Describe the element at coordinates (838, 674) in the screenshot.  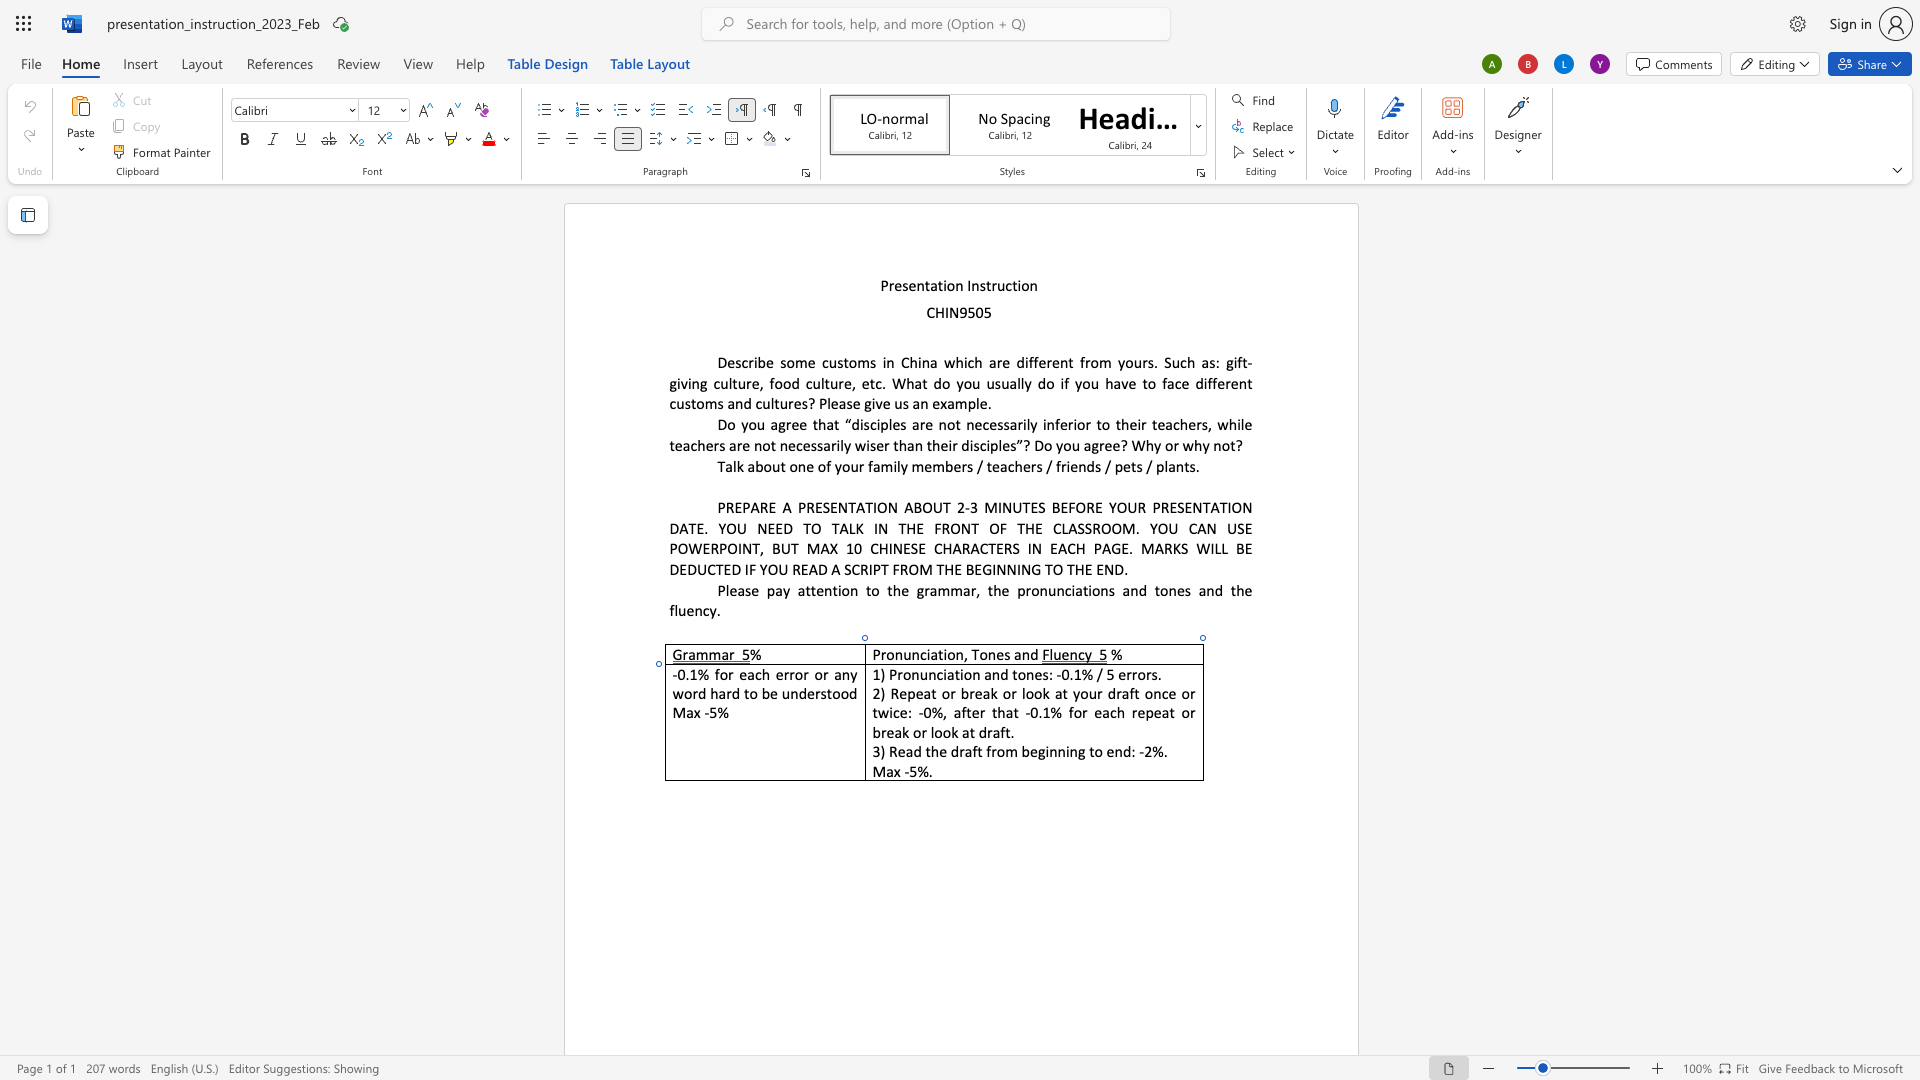
I see `the 2th character "a" in the text` at that location.